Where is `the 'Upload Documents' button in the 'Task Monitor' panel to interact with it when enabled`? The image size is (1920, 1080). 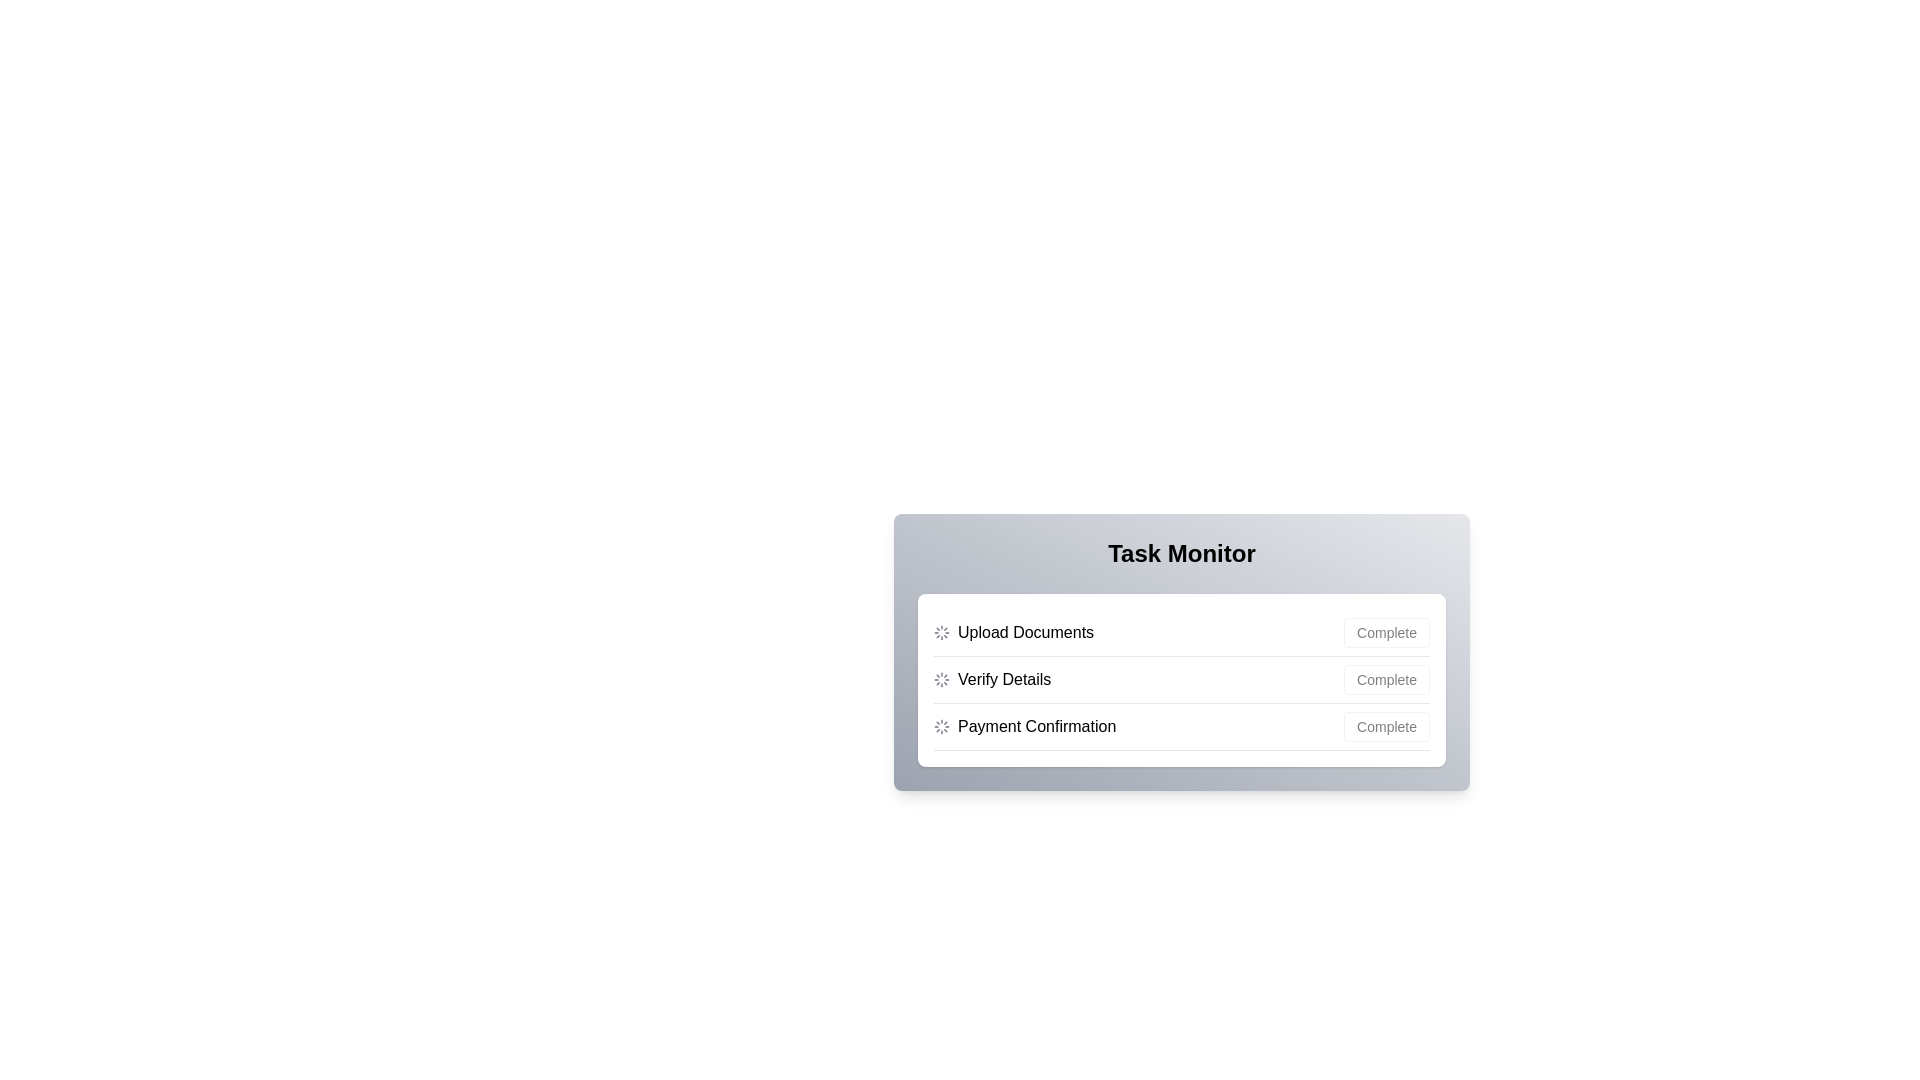
the 'Upload Documents' button in the 'Task Monitor' panel to interact with it when enabled is located at coordinates (1386, 632).